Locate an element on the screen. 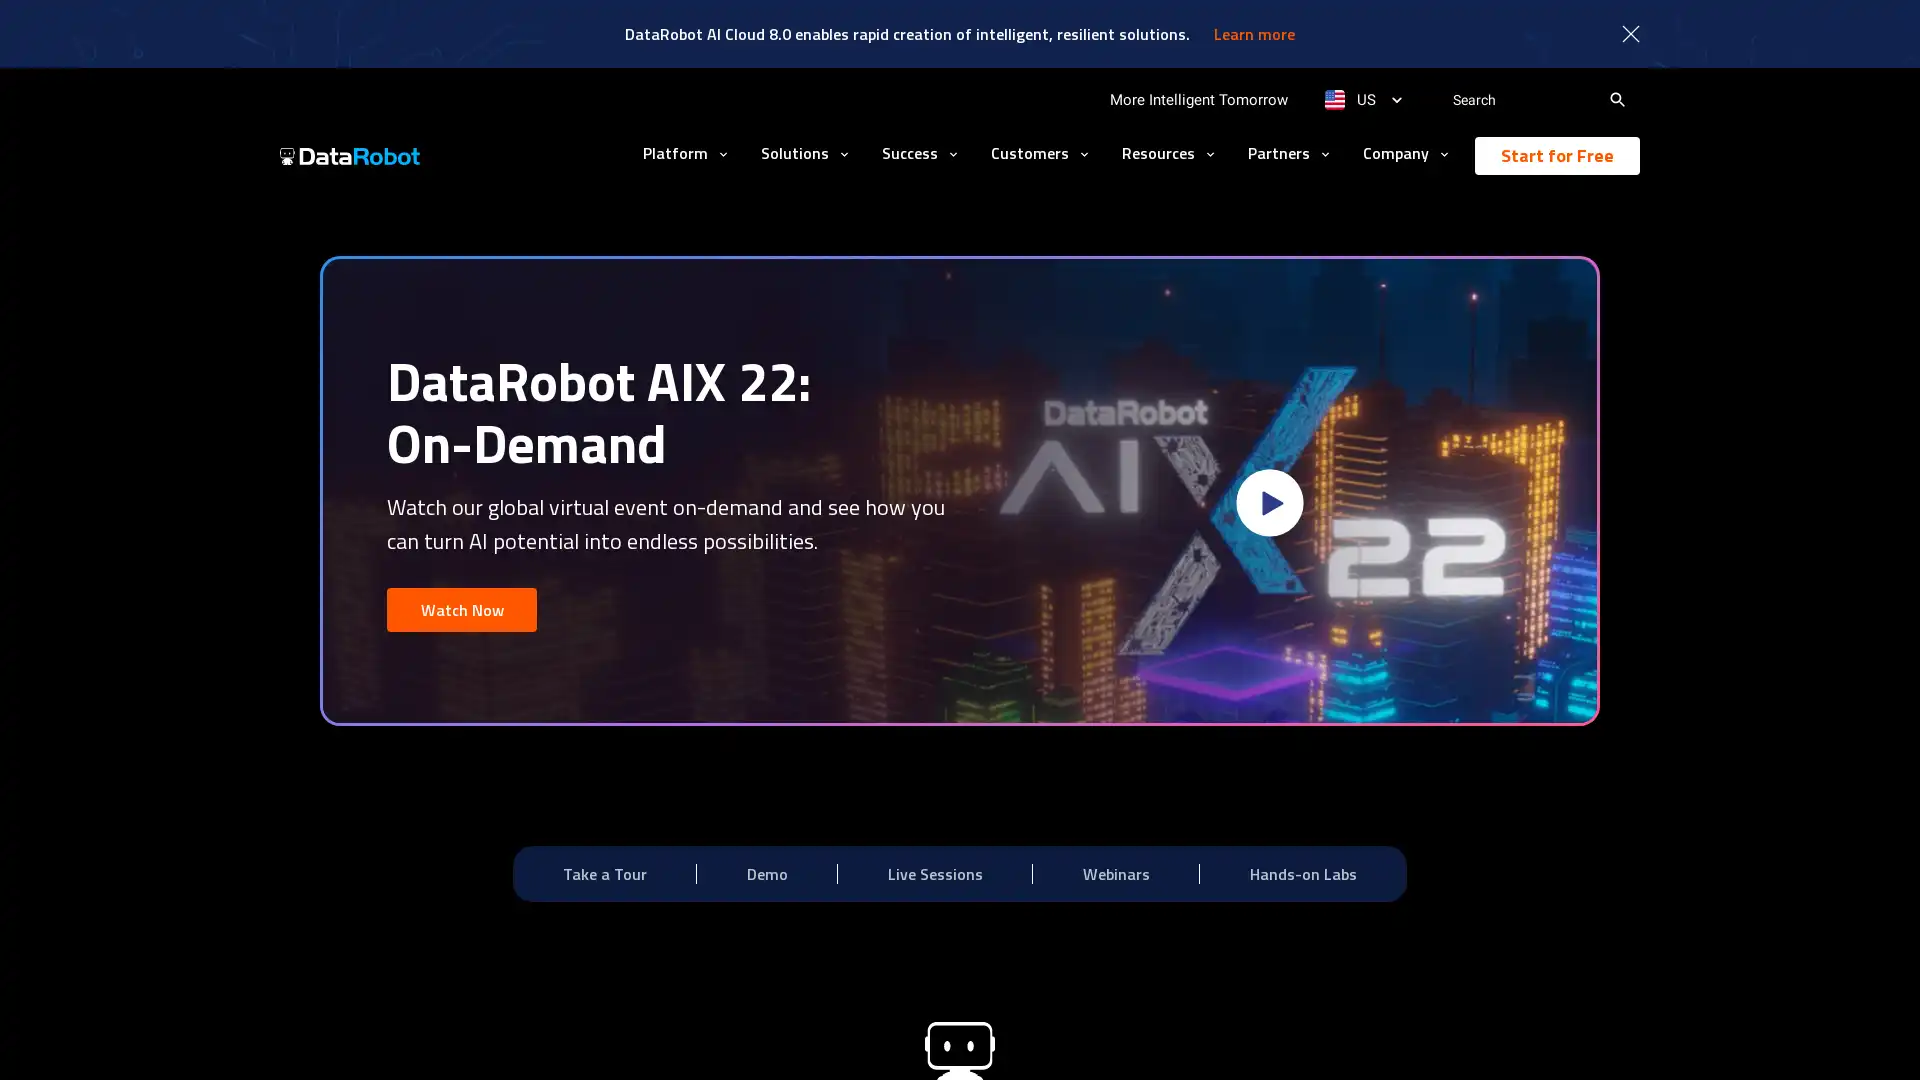 The width and height of the screenshot is (1920, 1080). Cookie Settings is located at coordinates (1275, 1036).